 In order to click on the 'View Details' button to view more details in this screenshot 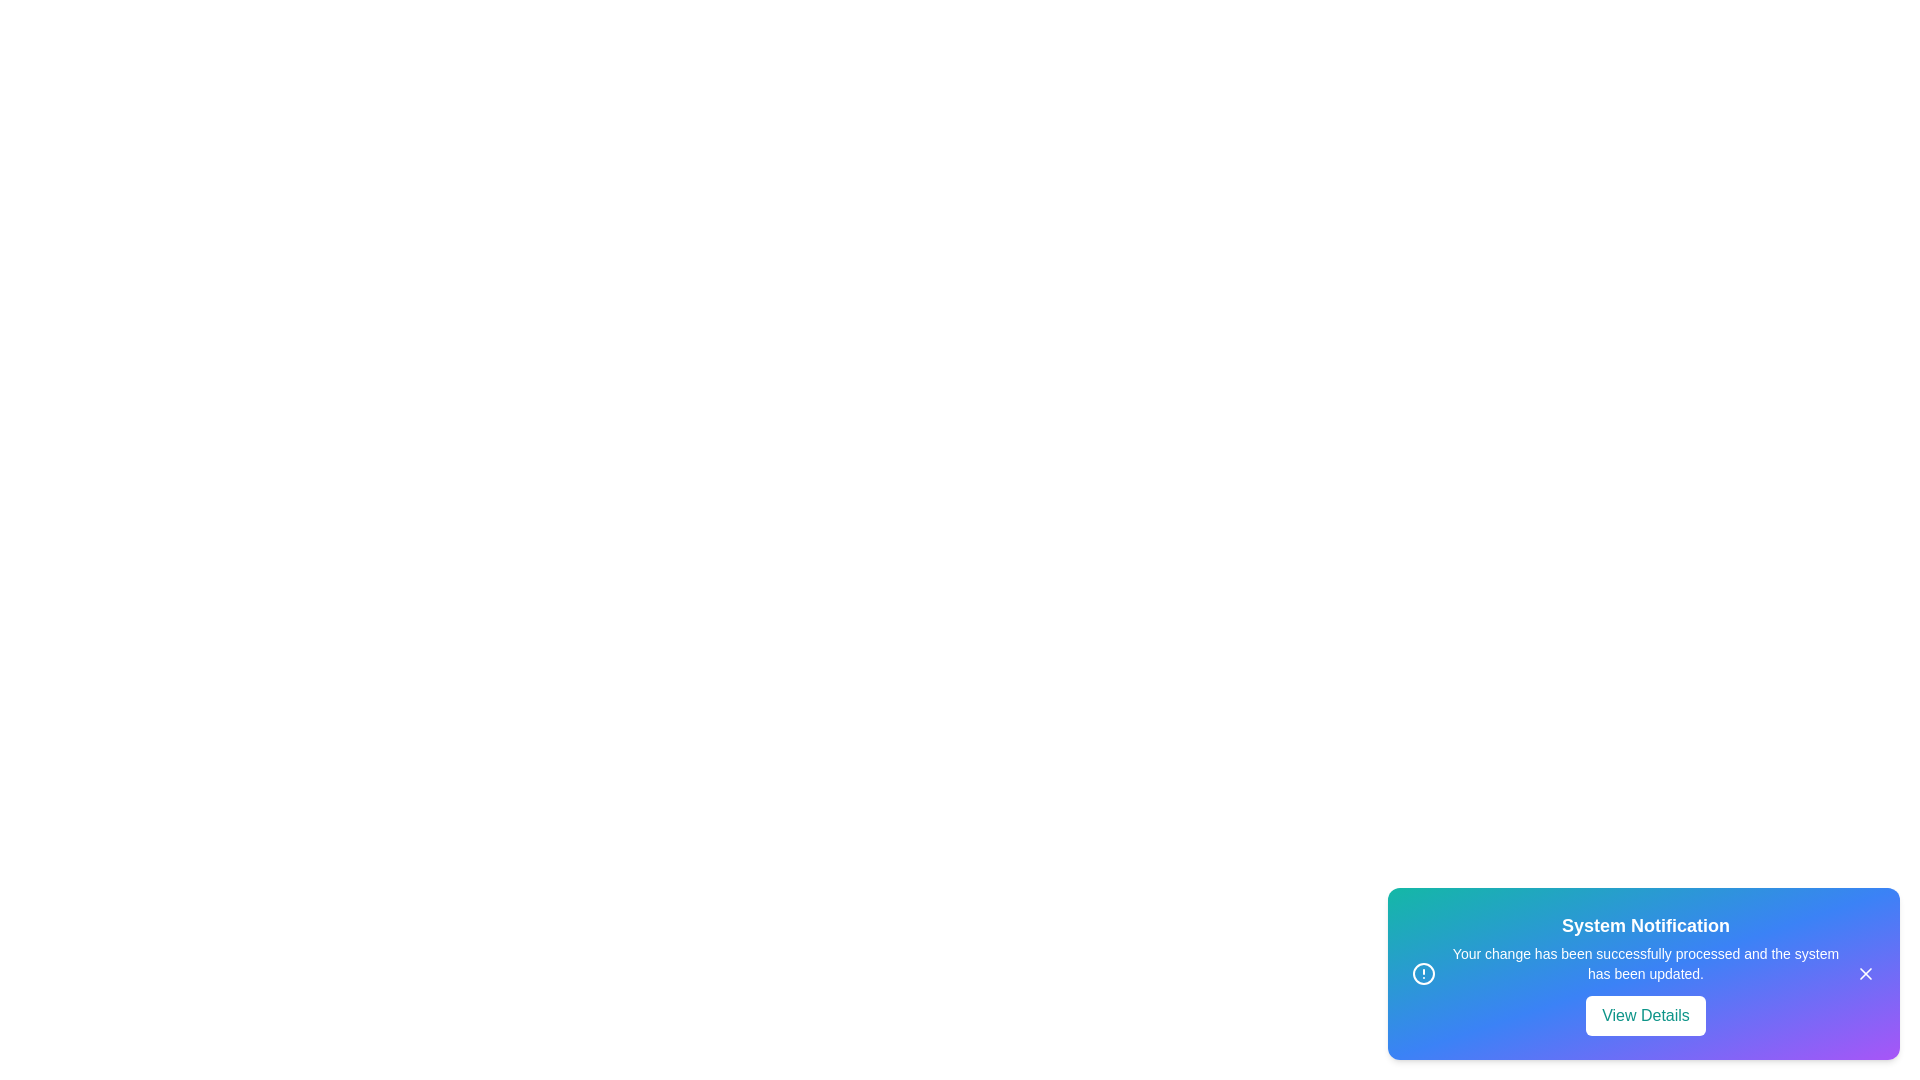, I will do `click(1646, 1015)`.